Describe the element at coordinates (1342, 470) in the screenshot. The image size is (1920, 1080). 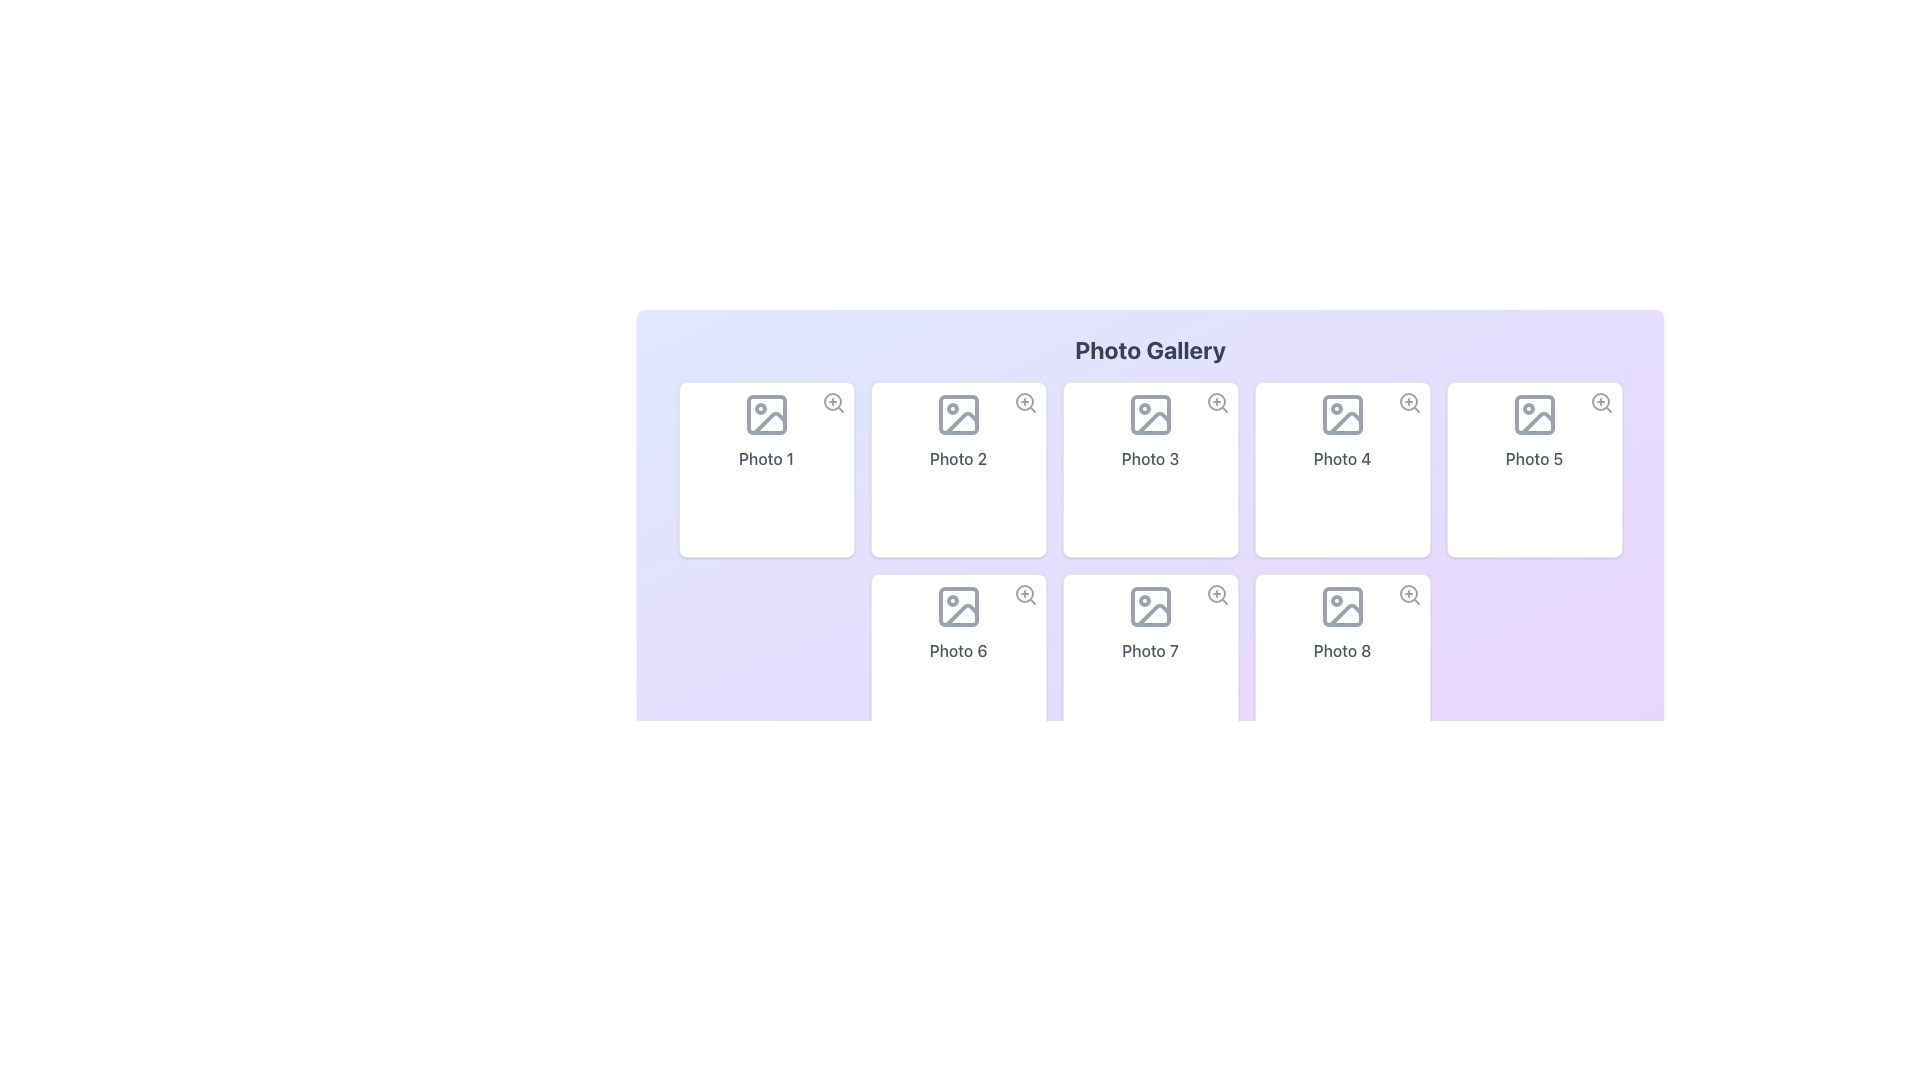
I see `the 'Photo 4' Image Card, which is the fourth card in the first row of the gallery layout` at that location.